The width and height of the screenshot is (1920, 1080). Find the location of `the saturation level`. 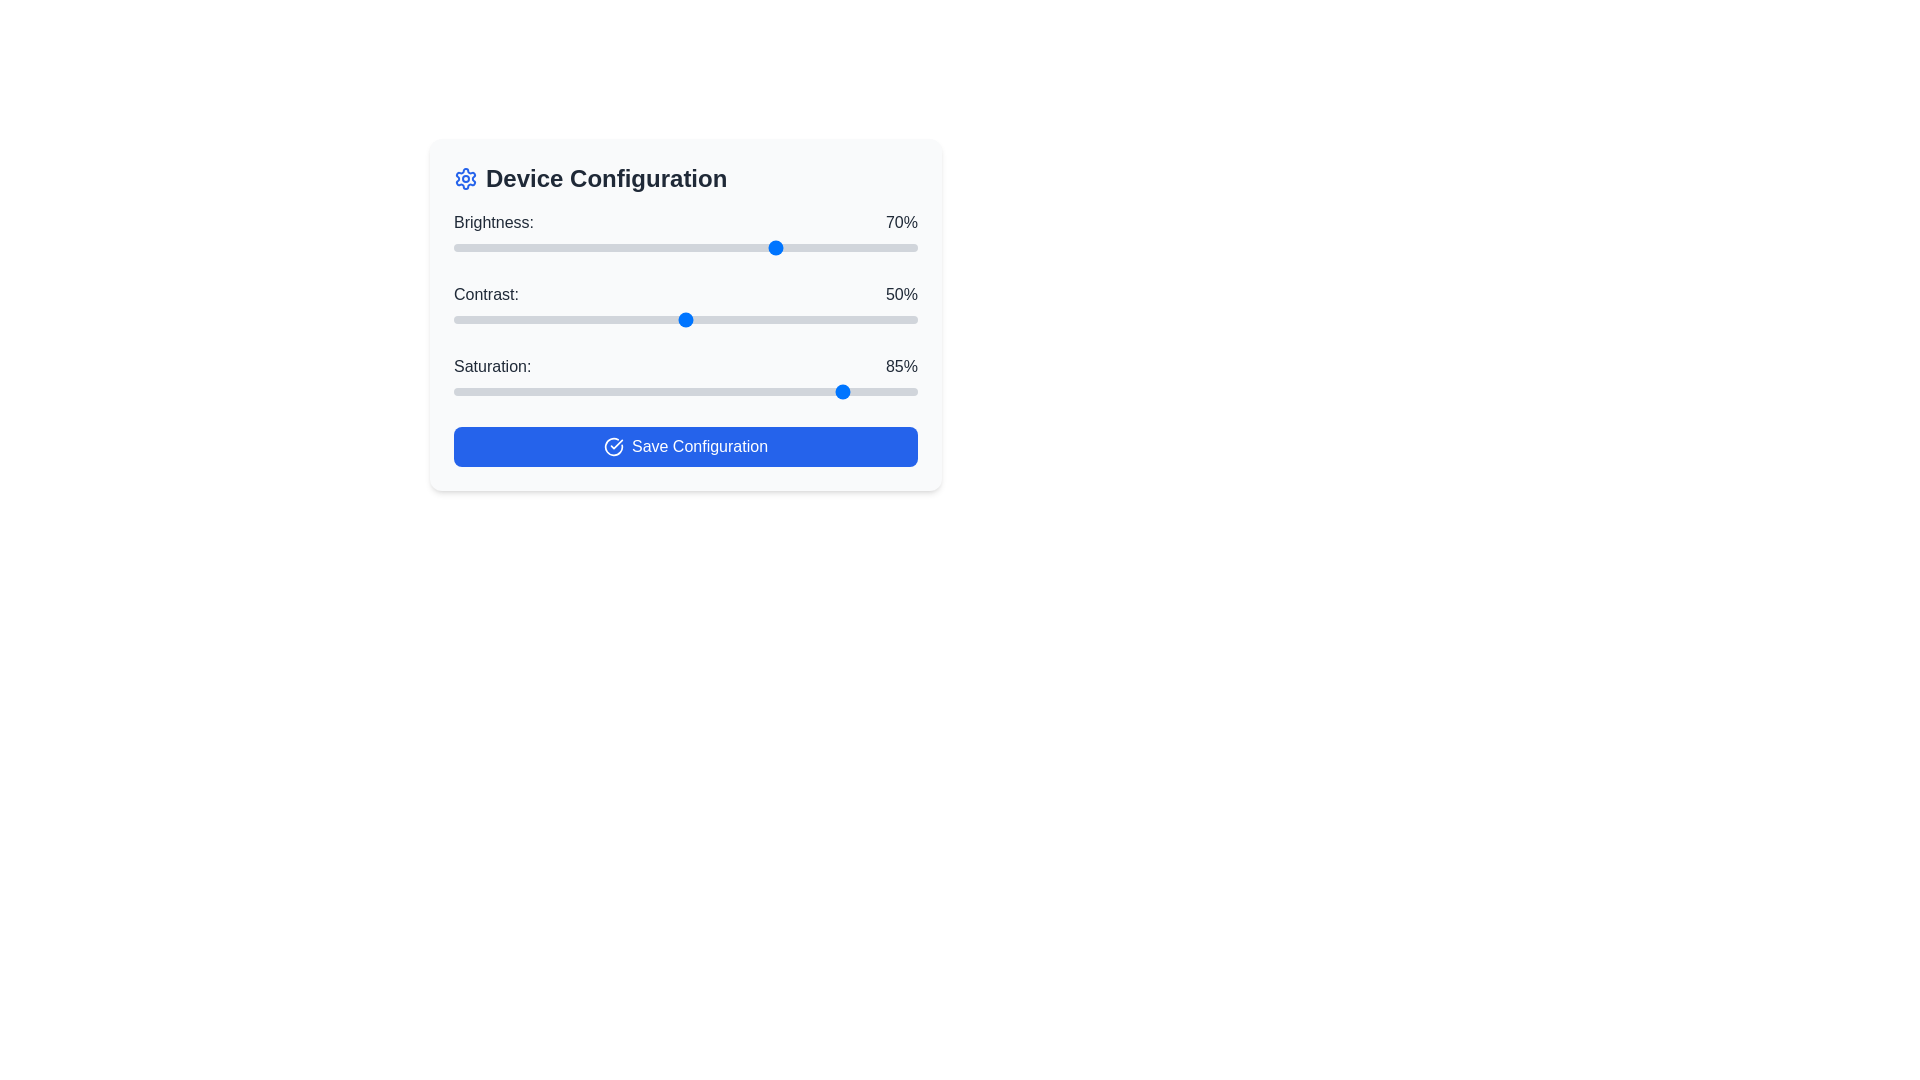

the saturation level is located at coordinates (592, 392).